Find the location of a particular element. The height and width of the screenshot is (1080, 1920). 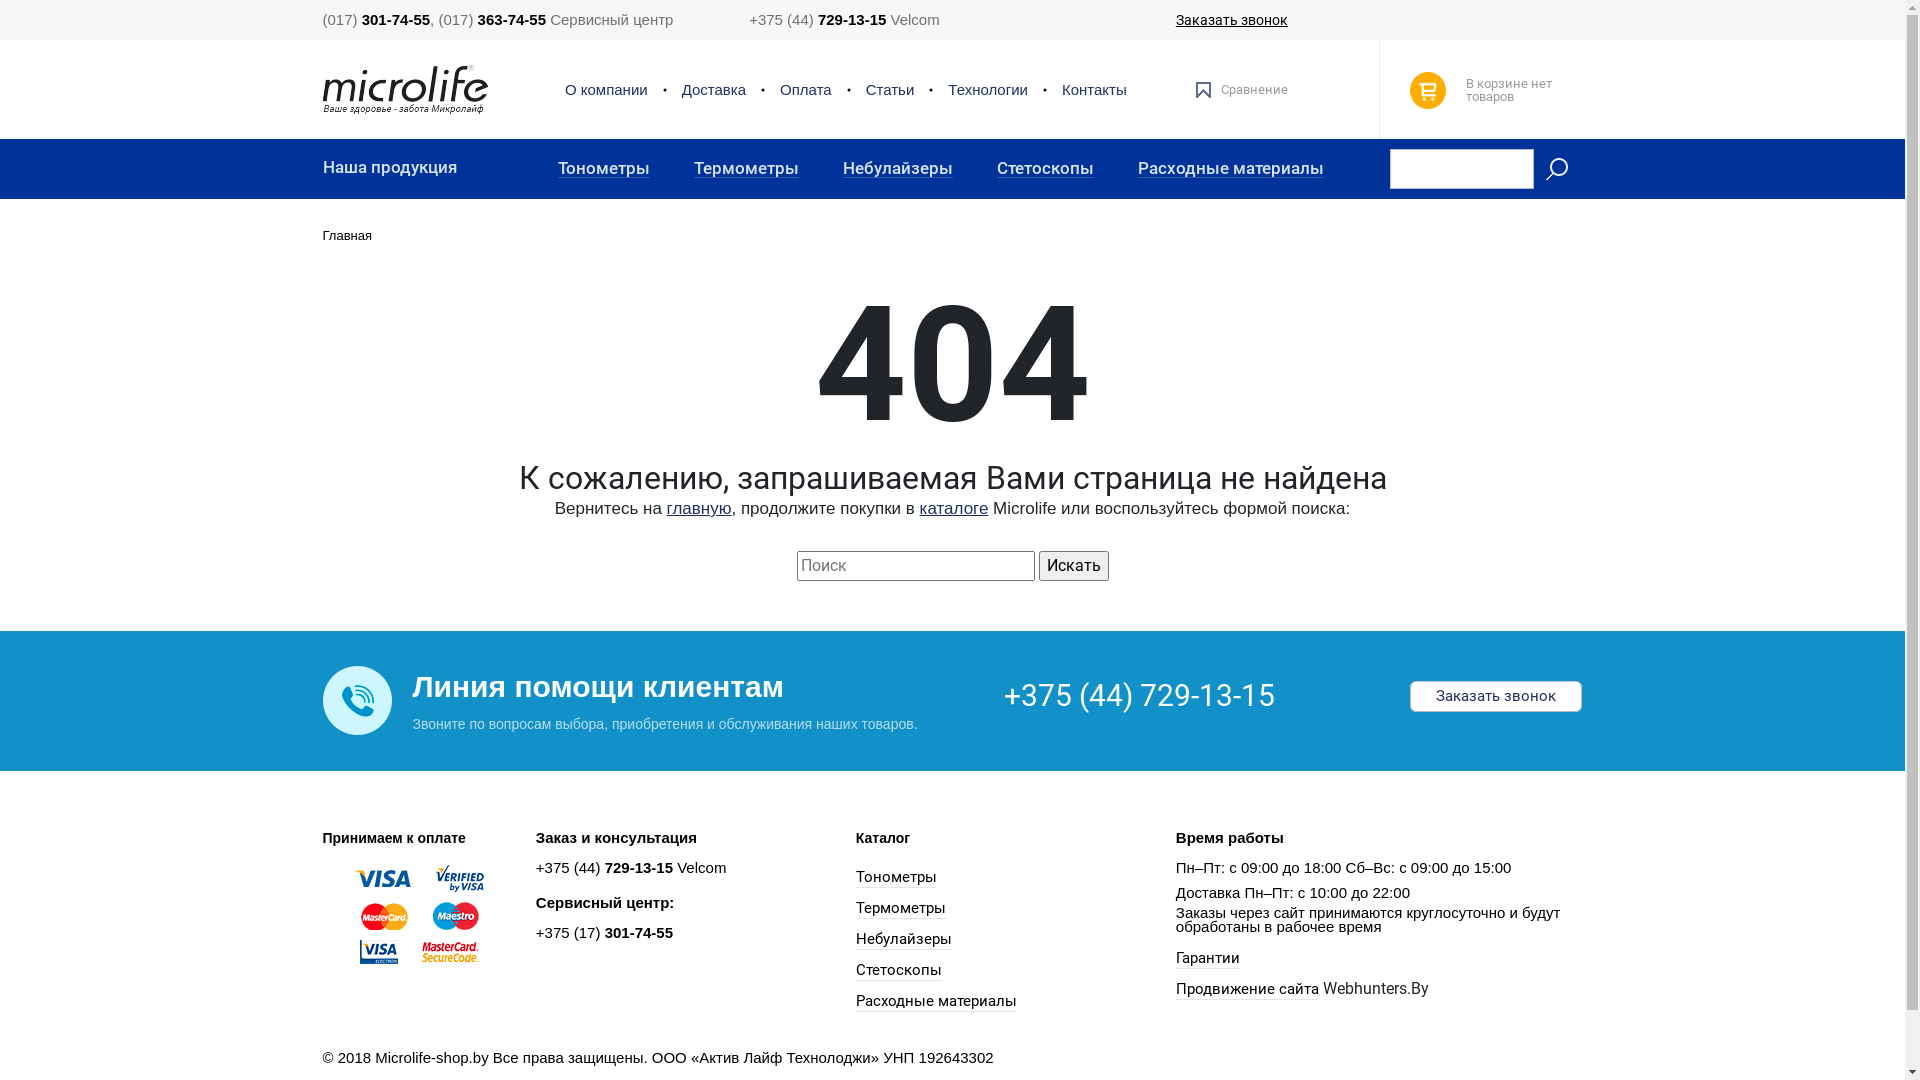

'+375 (44) 729-13-15' is located at coordinates (1139, 694).